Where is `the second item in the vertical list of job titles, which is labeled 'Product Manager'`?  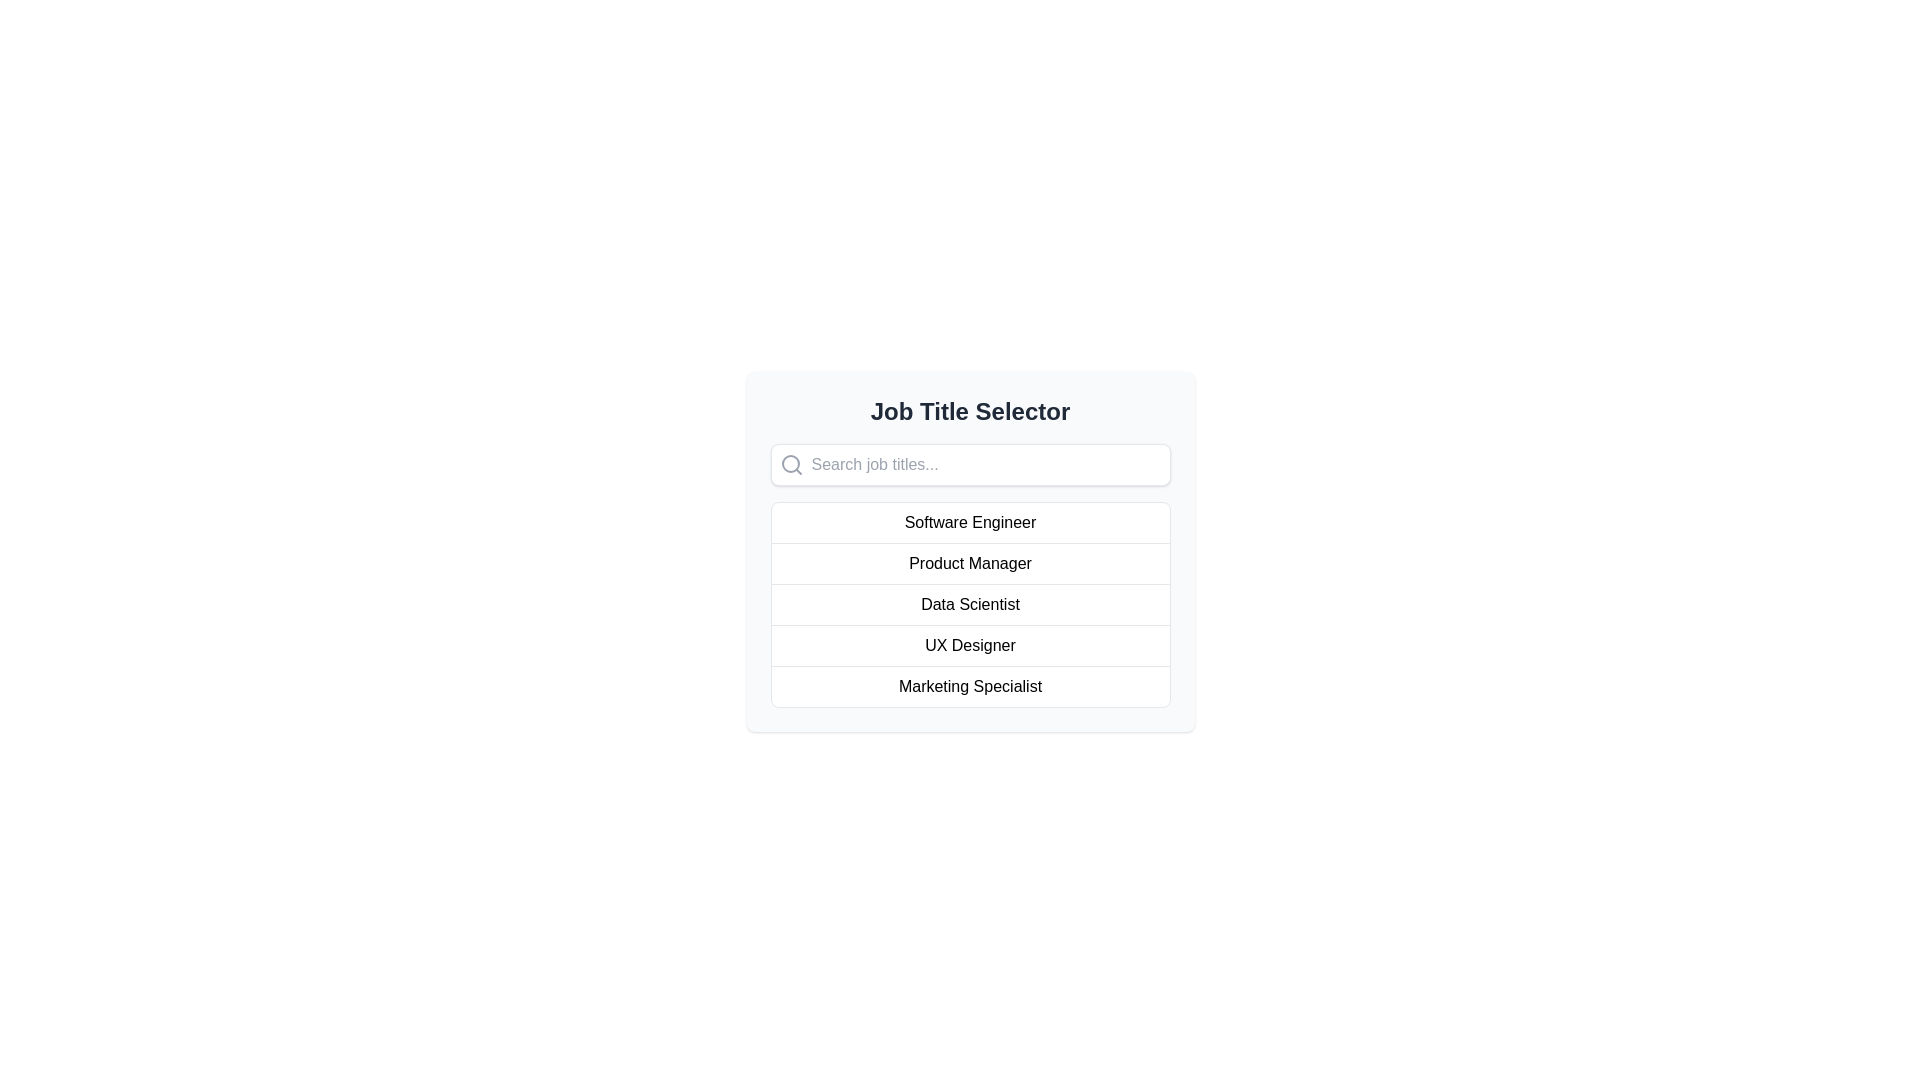 the second item in the vertical list of job titles, which is labeled 'Product Manager' is located at coordinates (970, 551).